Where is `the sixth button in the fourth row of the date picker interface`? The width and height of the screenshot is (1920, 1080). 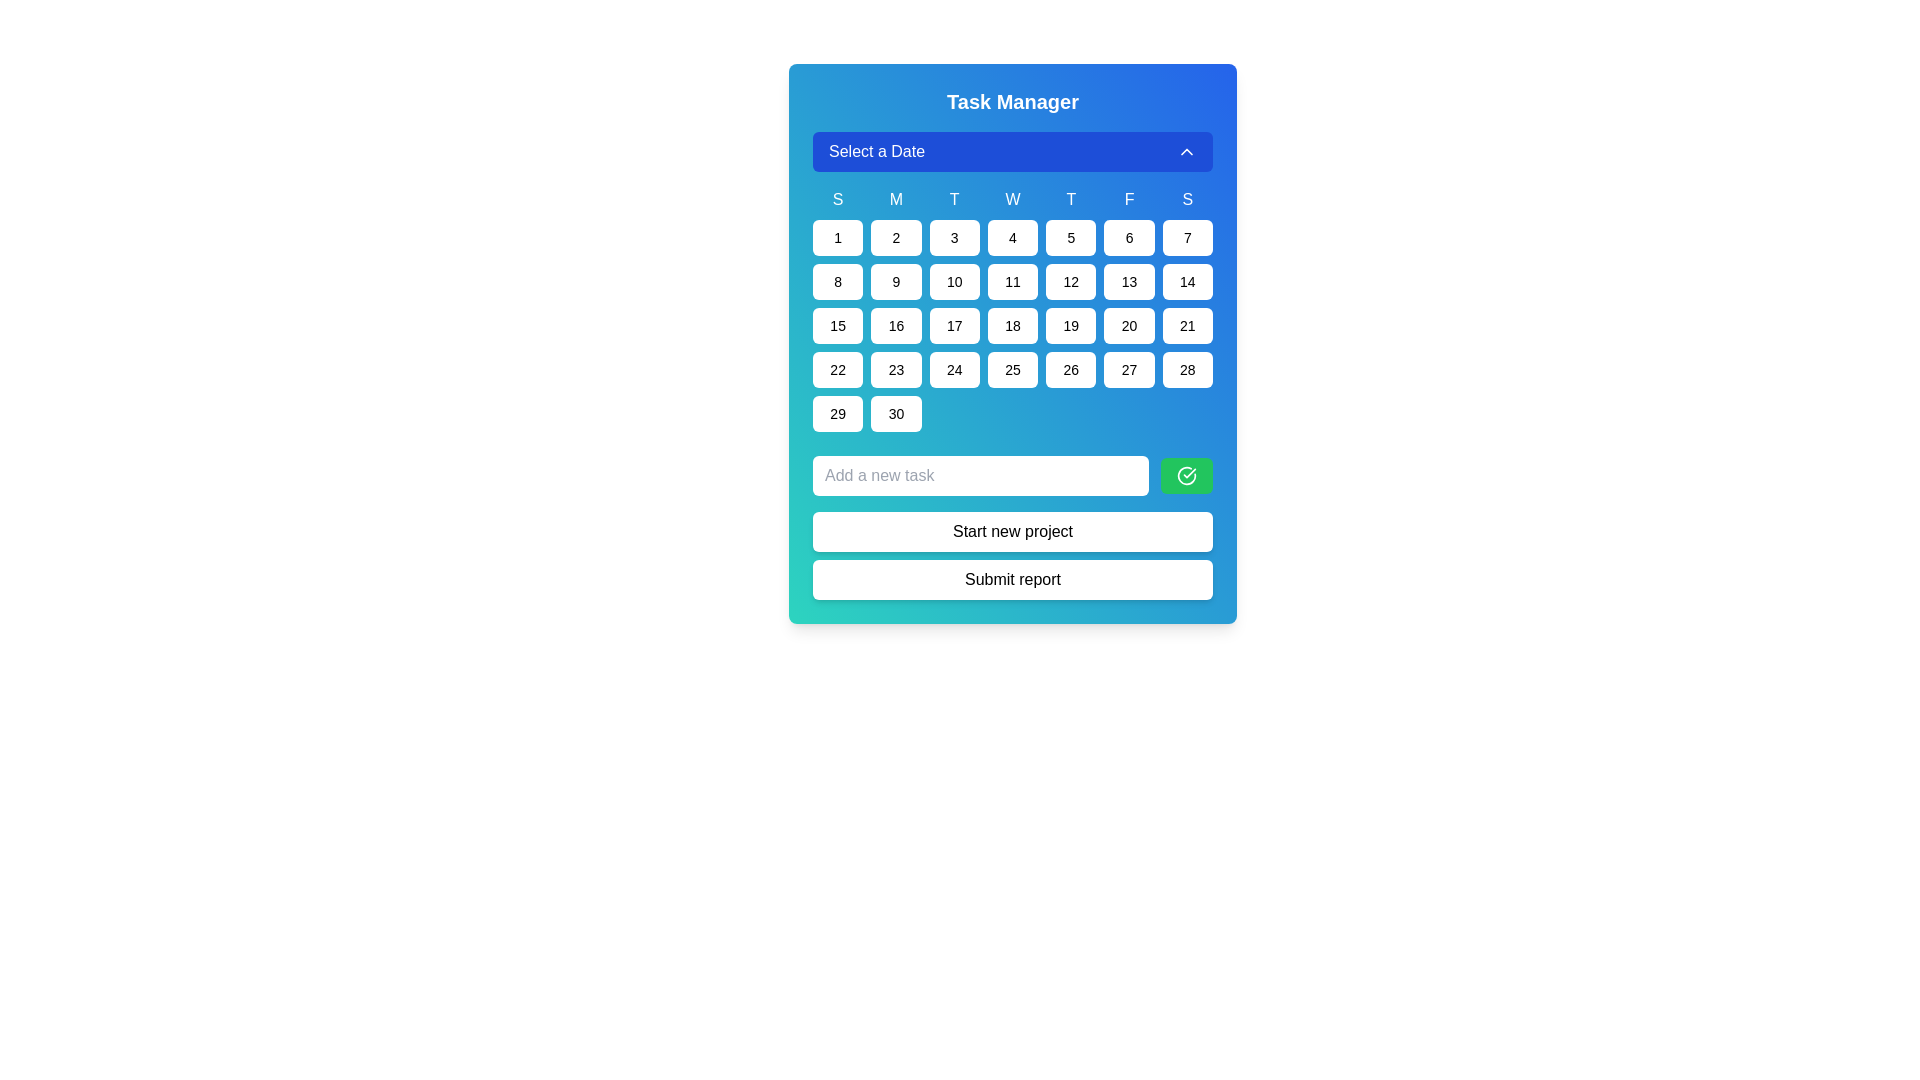 the sixth button in the fourth row of the date picker interface is located at coordinates (895, 370).